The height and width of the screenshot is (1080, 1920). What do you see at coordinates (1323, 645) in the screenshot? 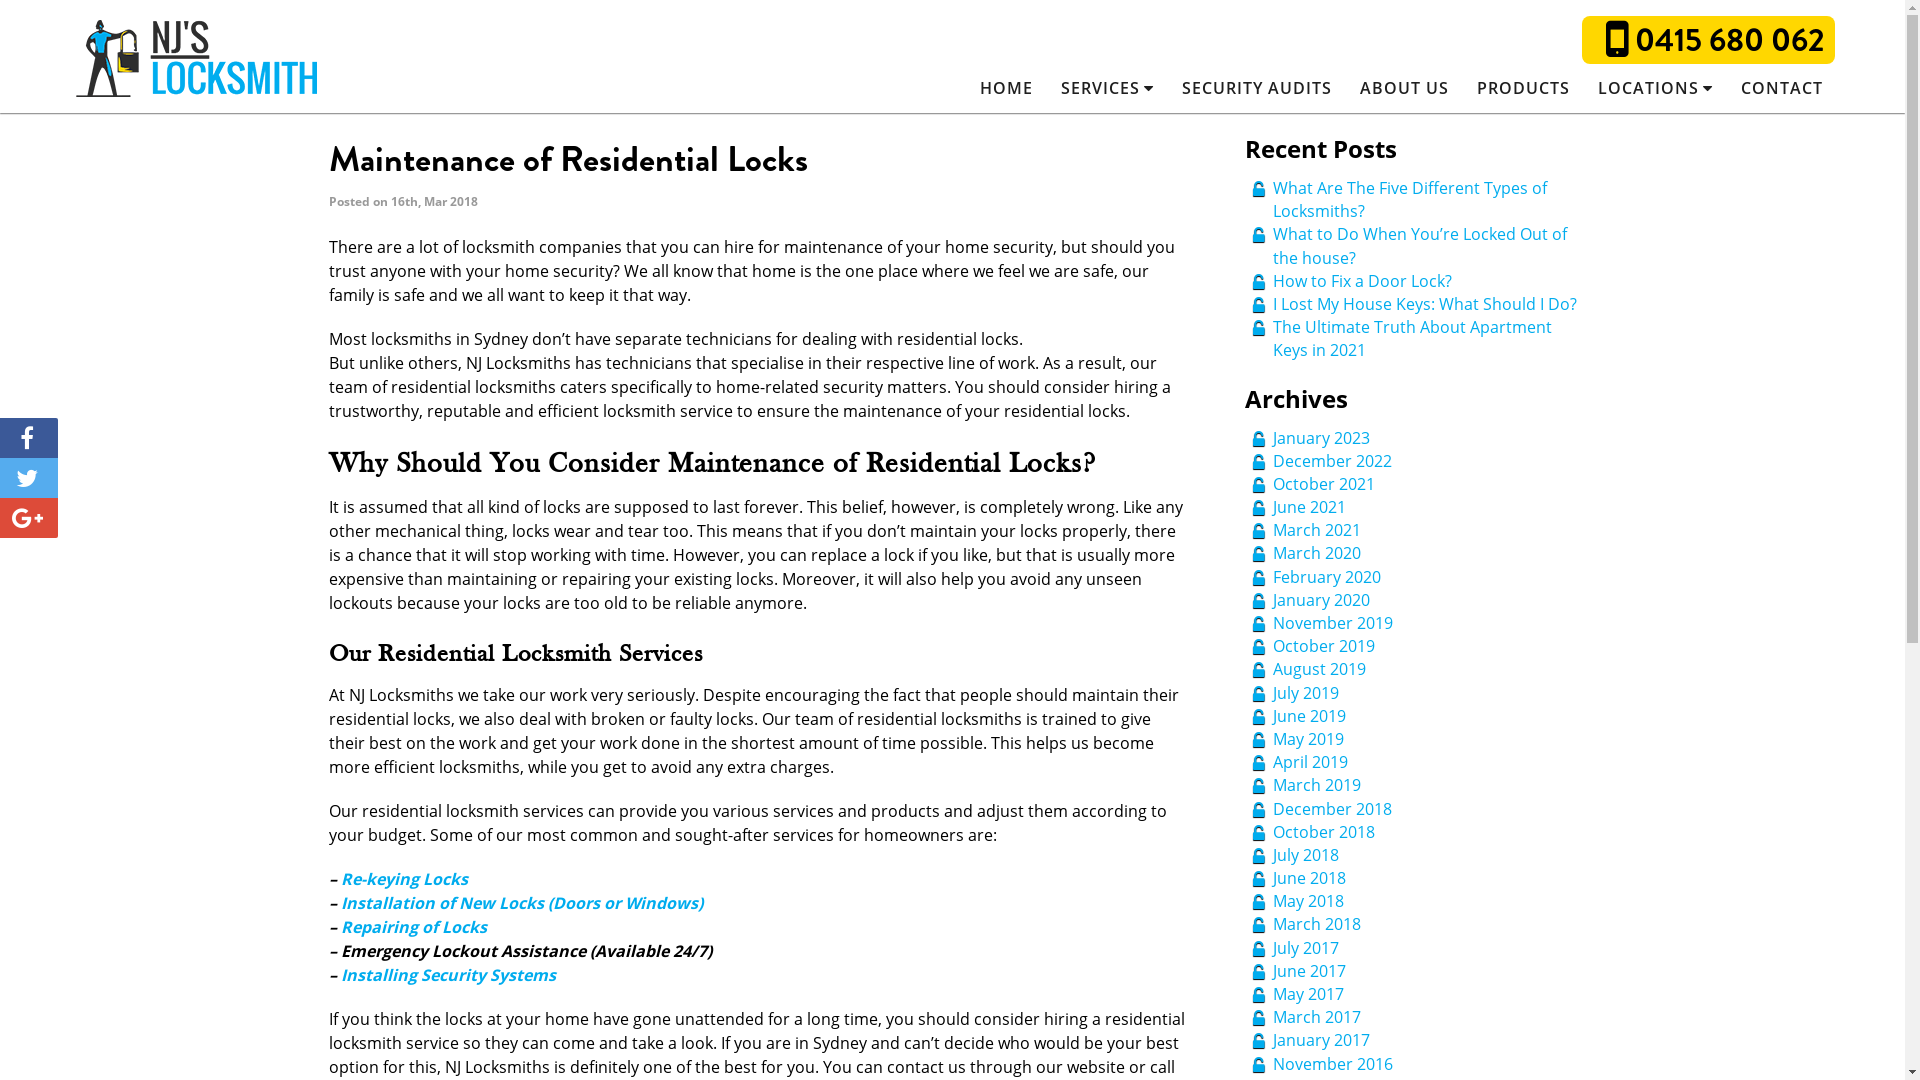
I see `'October 2019'` at bounding box center [1323, 645].